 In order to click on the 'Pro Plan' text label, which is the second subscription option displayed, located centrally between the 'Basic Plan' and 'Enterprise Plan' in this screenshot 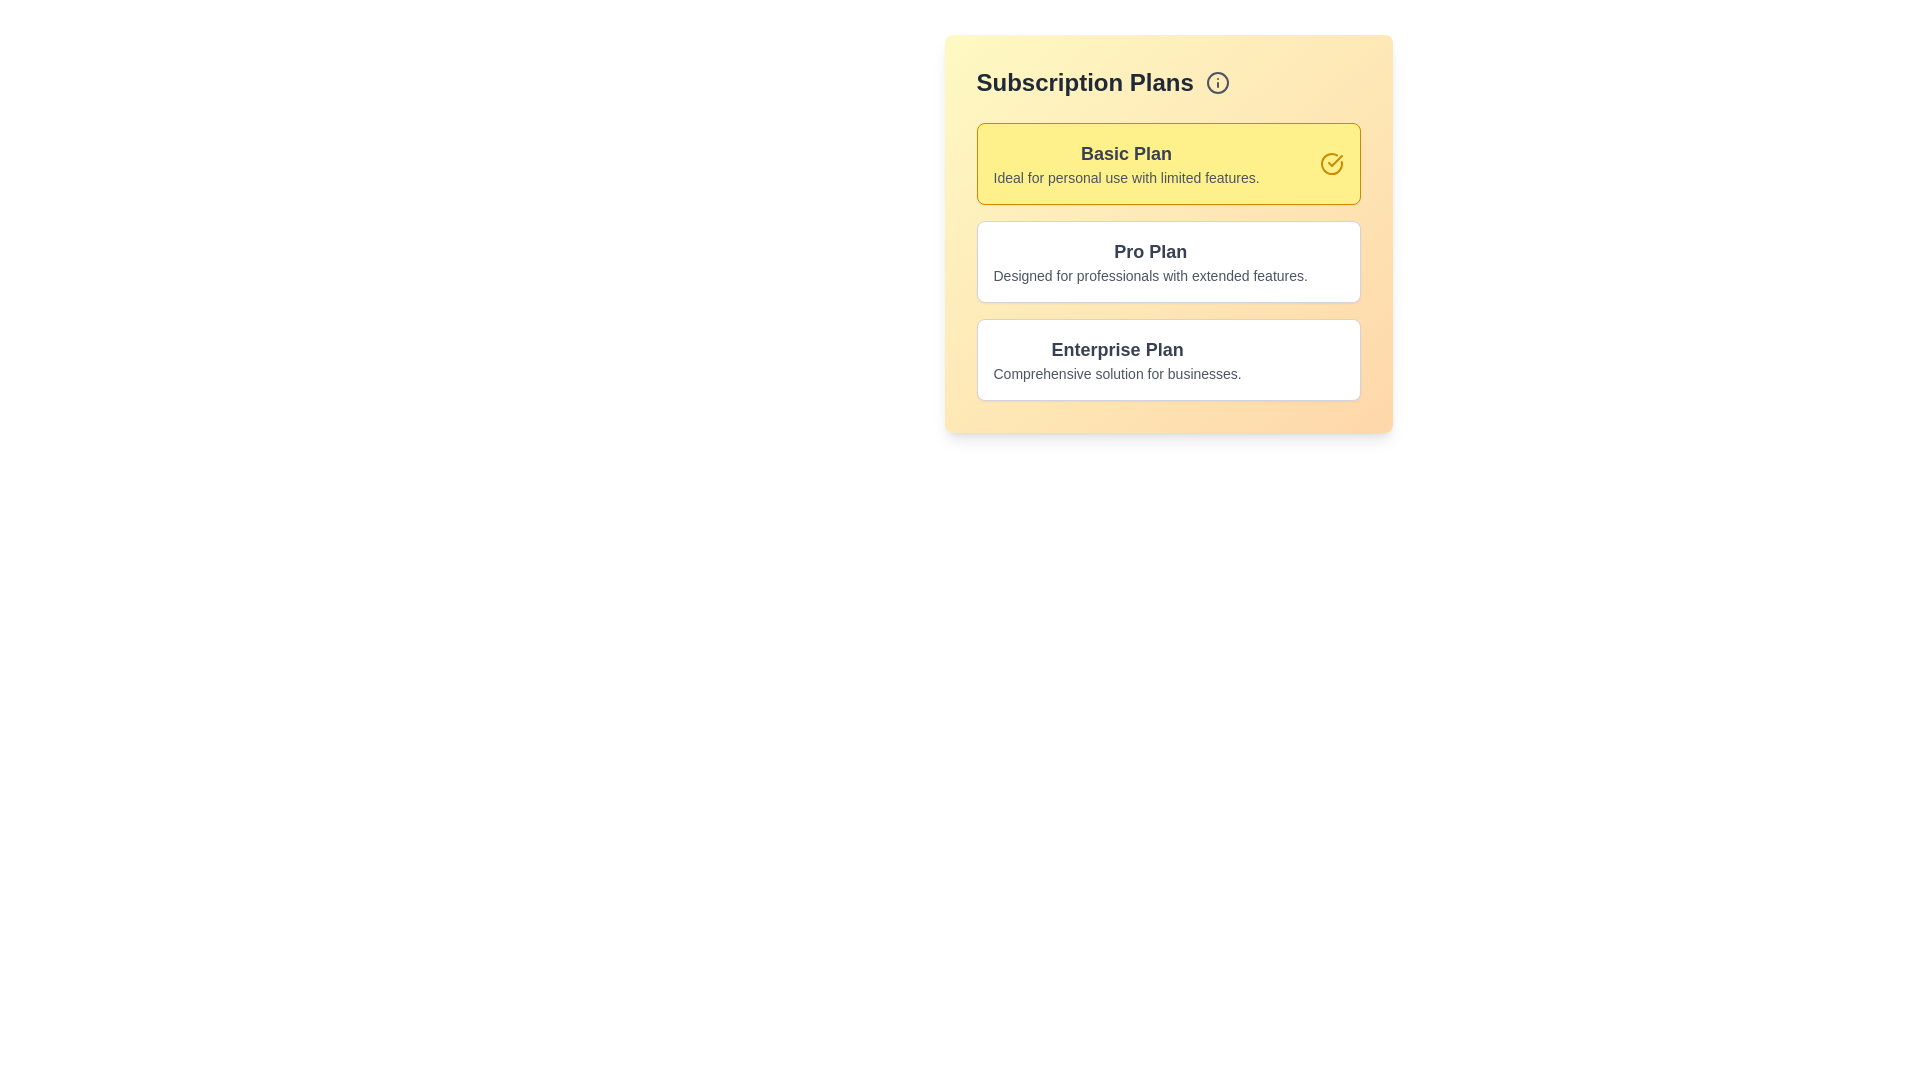, I will do `click(1150, 250)`.